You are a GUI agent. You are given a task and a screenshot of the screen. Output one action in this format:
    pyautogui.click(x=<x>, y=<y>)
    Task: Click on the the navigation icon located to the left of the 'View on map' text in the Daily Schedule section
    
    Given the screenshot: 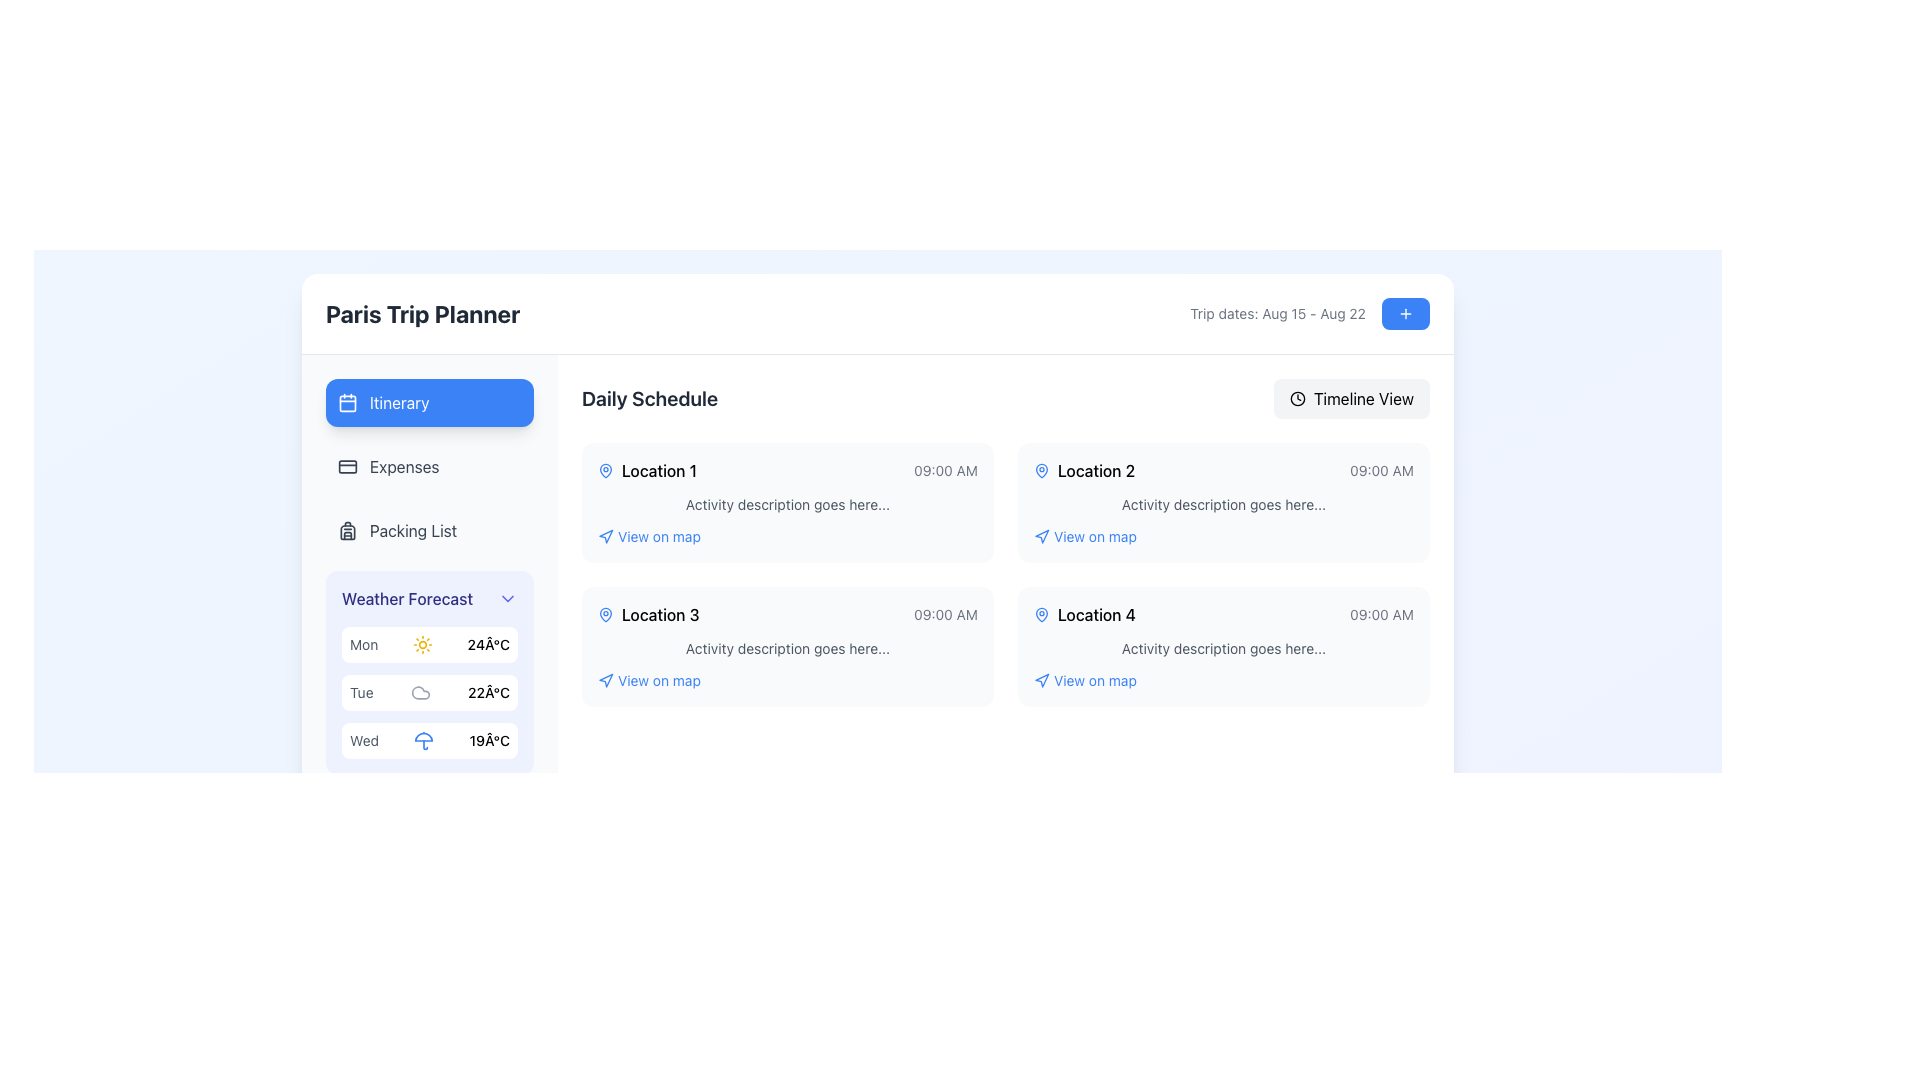 What is the action you would take?
    pyautogui.click(x=605, y=535)
    